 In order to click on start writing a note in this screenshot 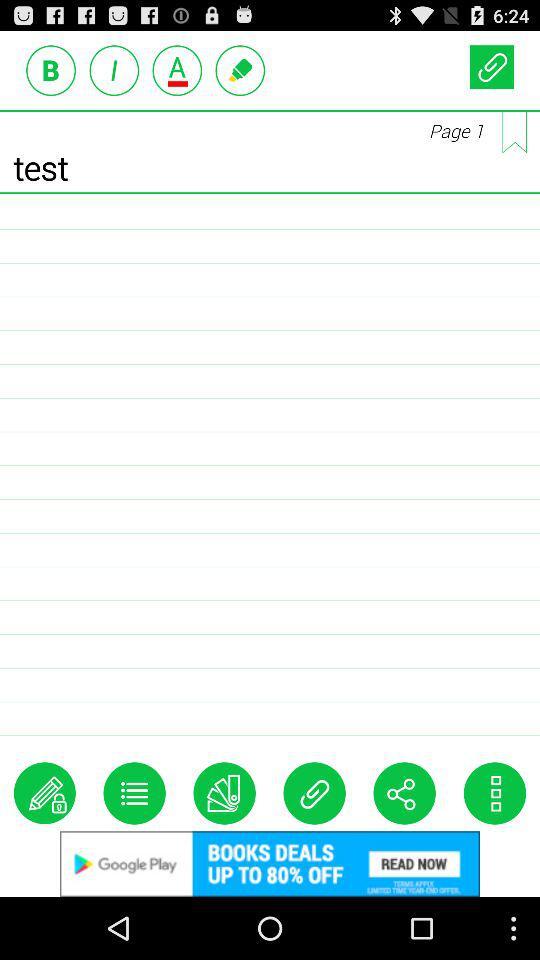, I will do `click(44, 793)`.